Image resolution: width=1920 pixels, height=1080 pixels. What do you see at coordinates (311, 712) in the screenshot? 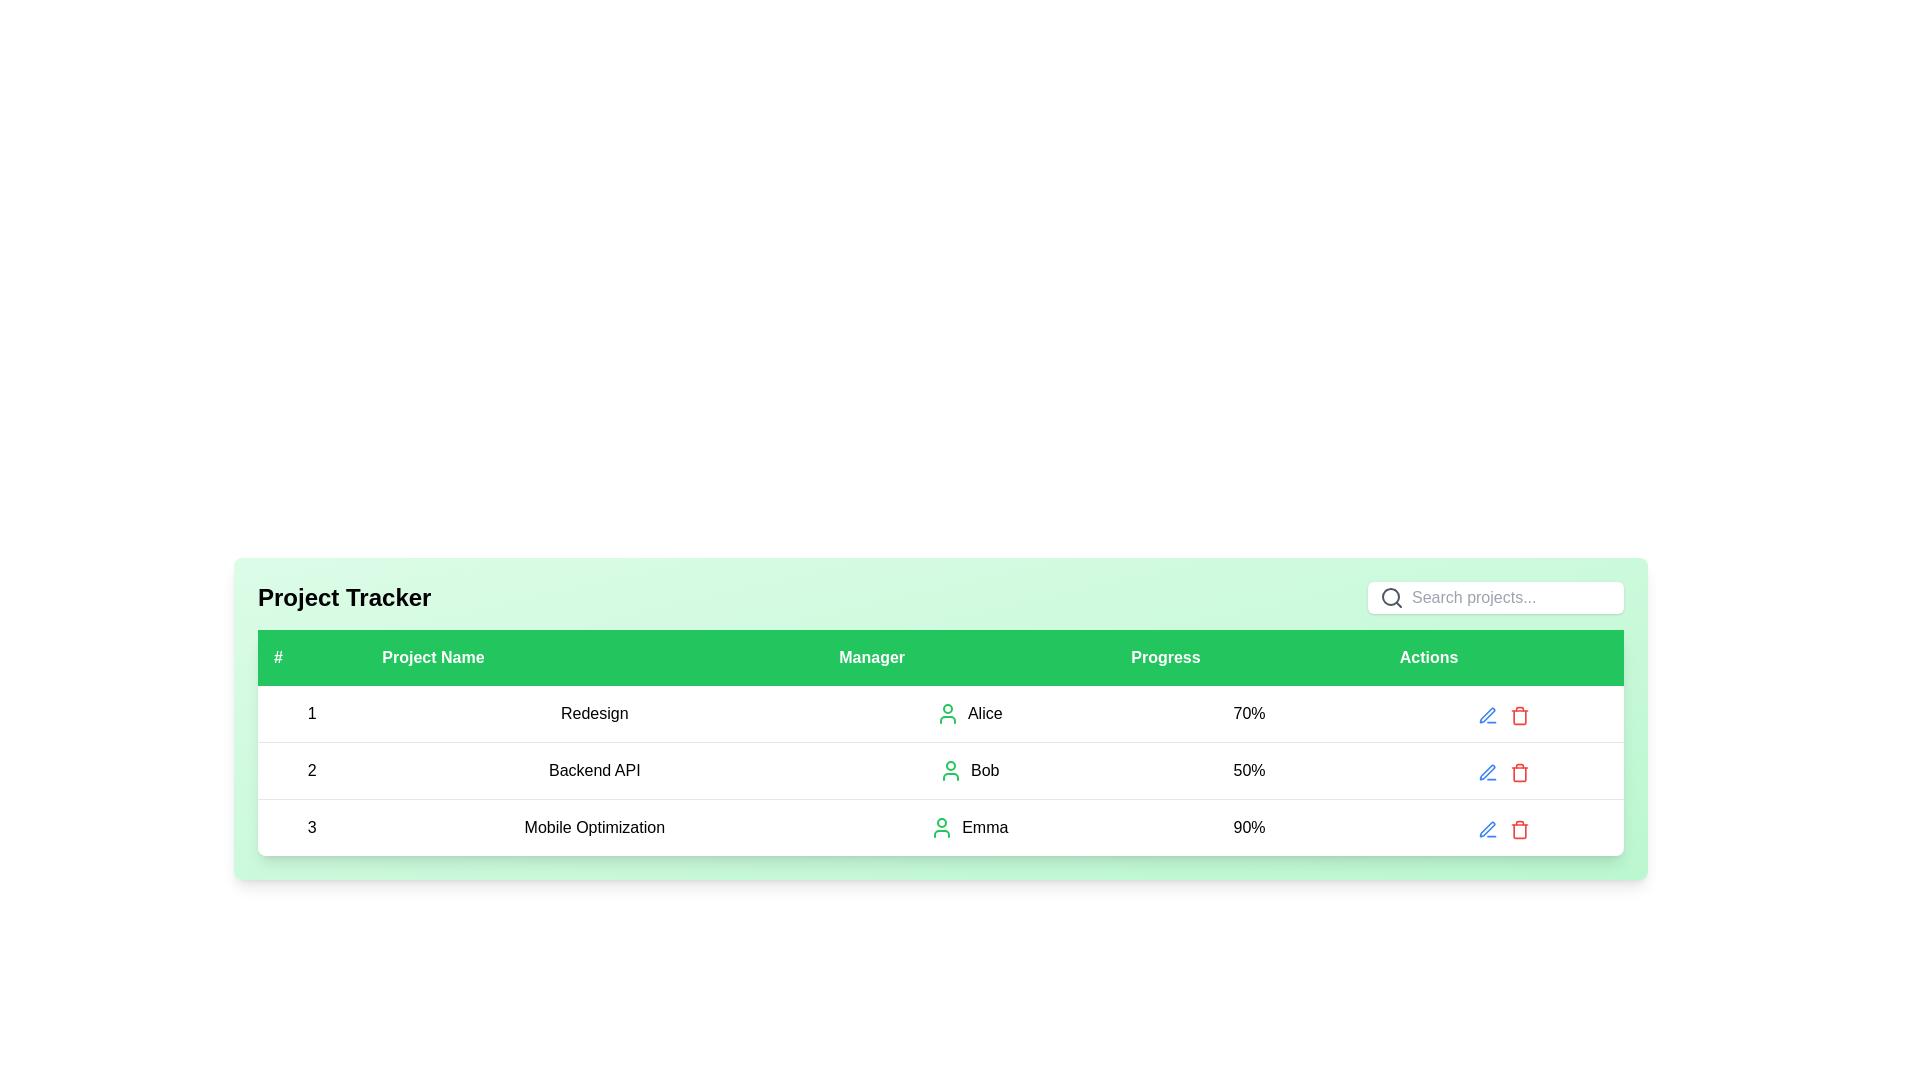
I see `the first cell in the first row of the table, which contains the serial number under the '#' header` at bounding box center [311, 712].